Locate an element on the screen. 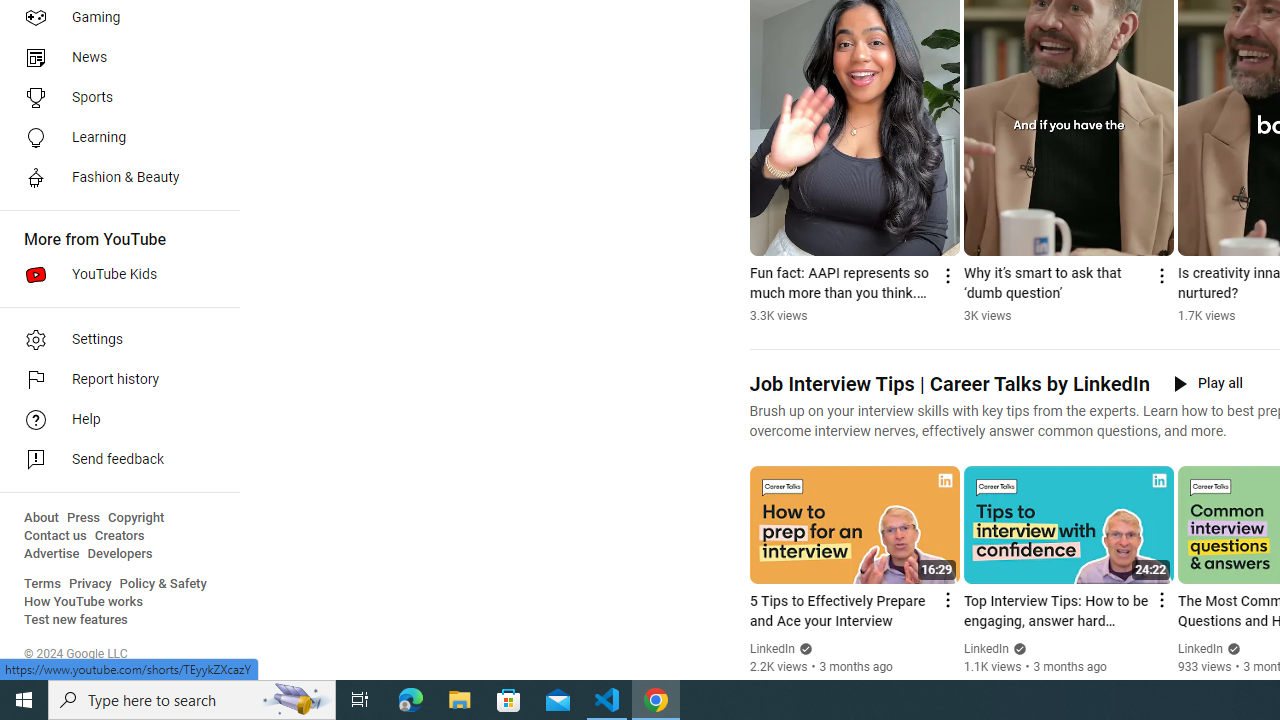  'LinkedIn' is located at coordinates (1200, 649).